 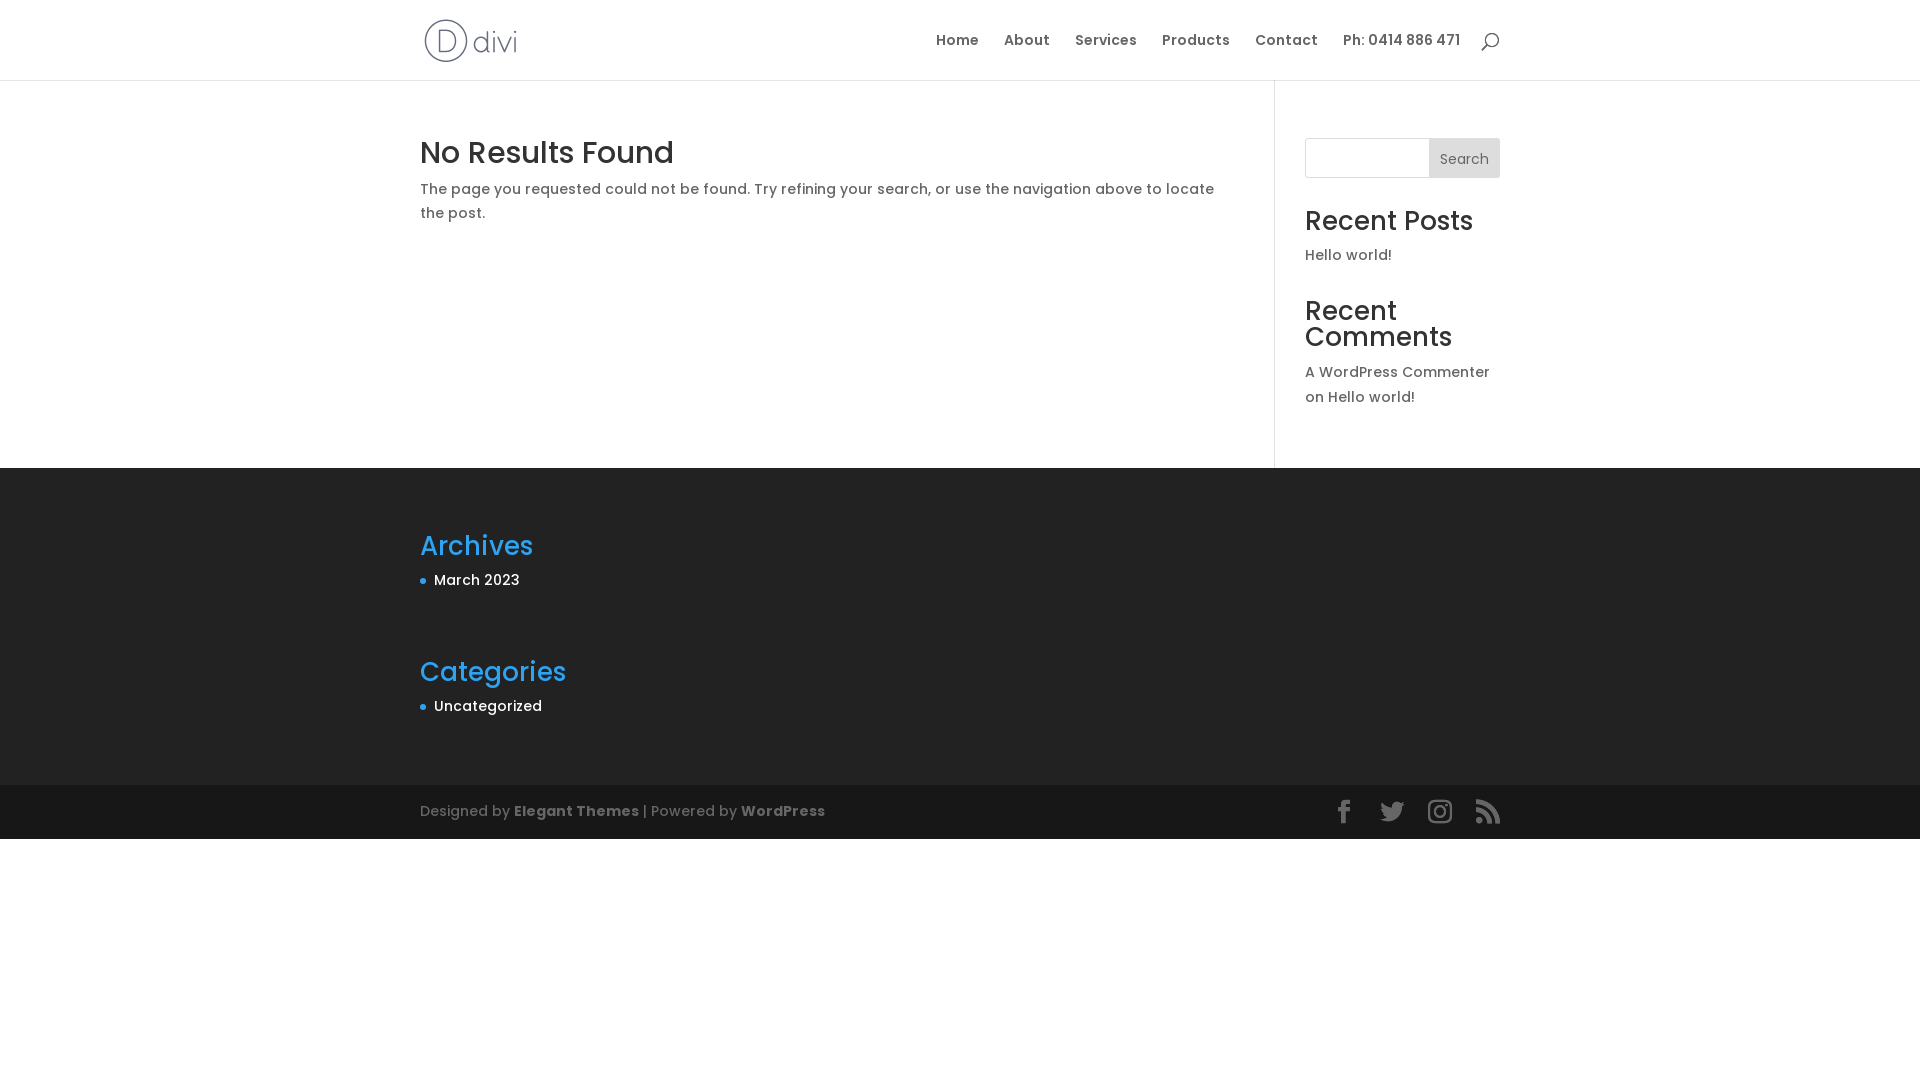 I want to click on 'Services', so click(x=1074, y=55).